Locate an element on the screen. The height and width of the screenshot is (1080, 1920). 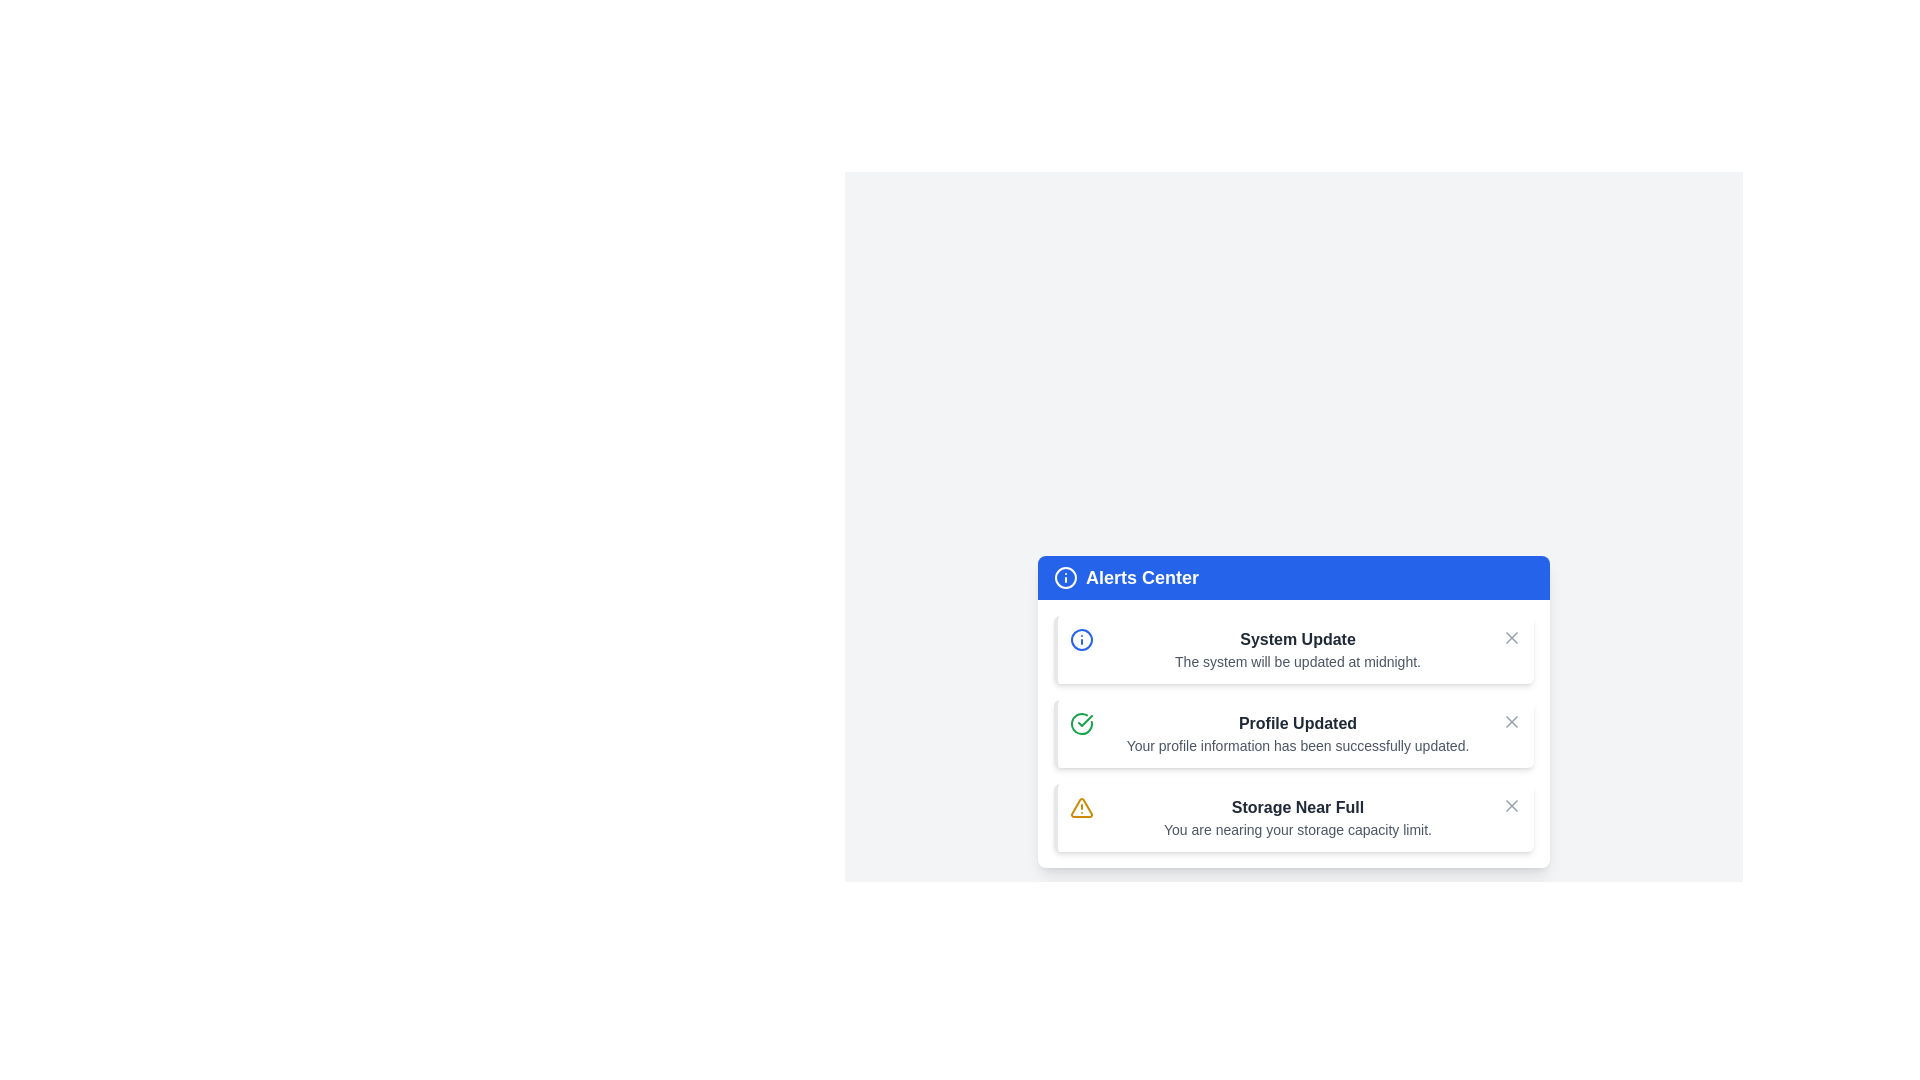
the circular green checkmark icon indicating successful completion, located next to the 'Profile Updated' notification in the Alerts Center is located at coordinates (1080, 724).